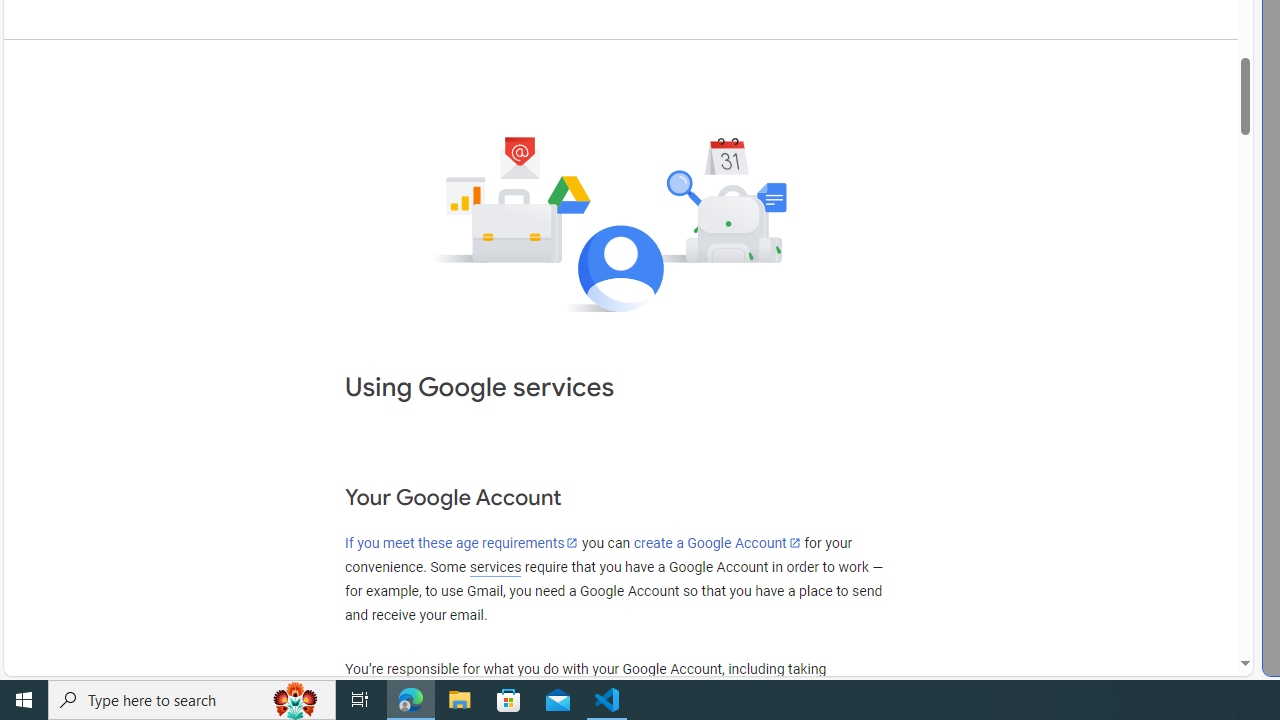 Image resolution: width=1280 pixels, height=720 pixels. What do you see at coordinates (294, 698) in the screenshot?
I see `'Search highlights icon opens search home window'` at bounding box center [294, 698].